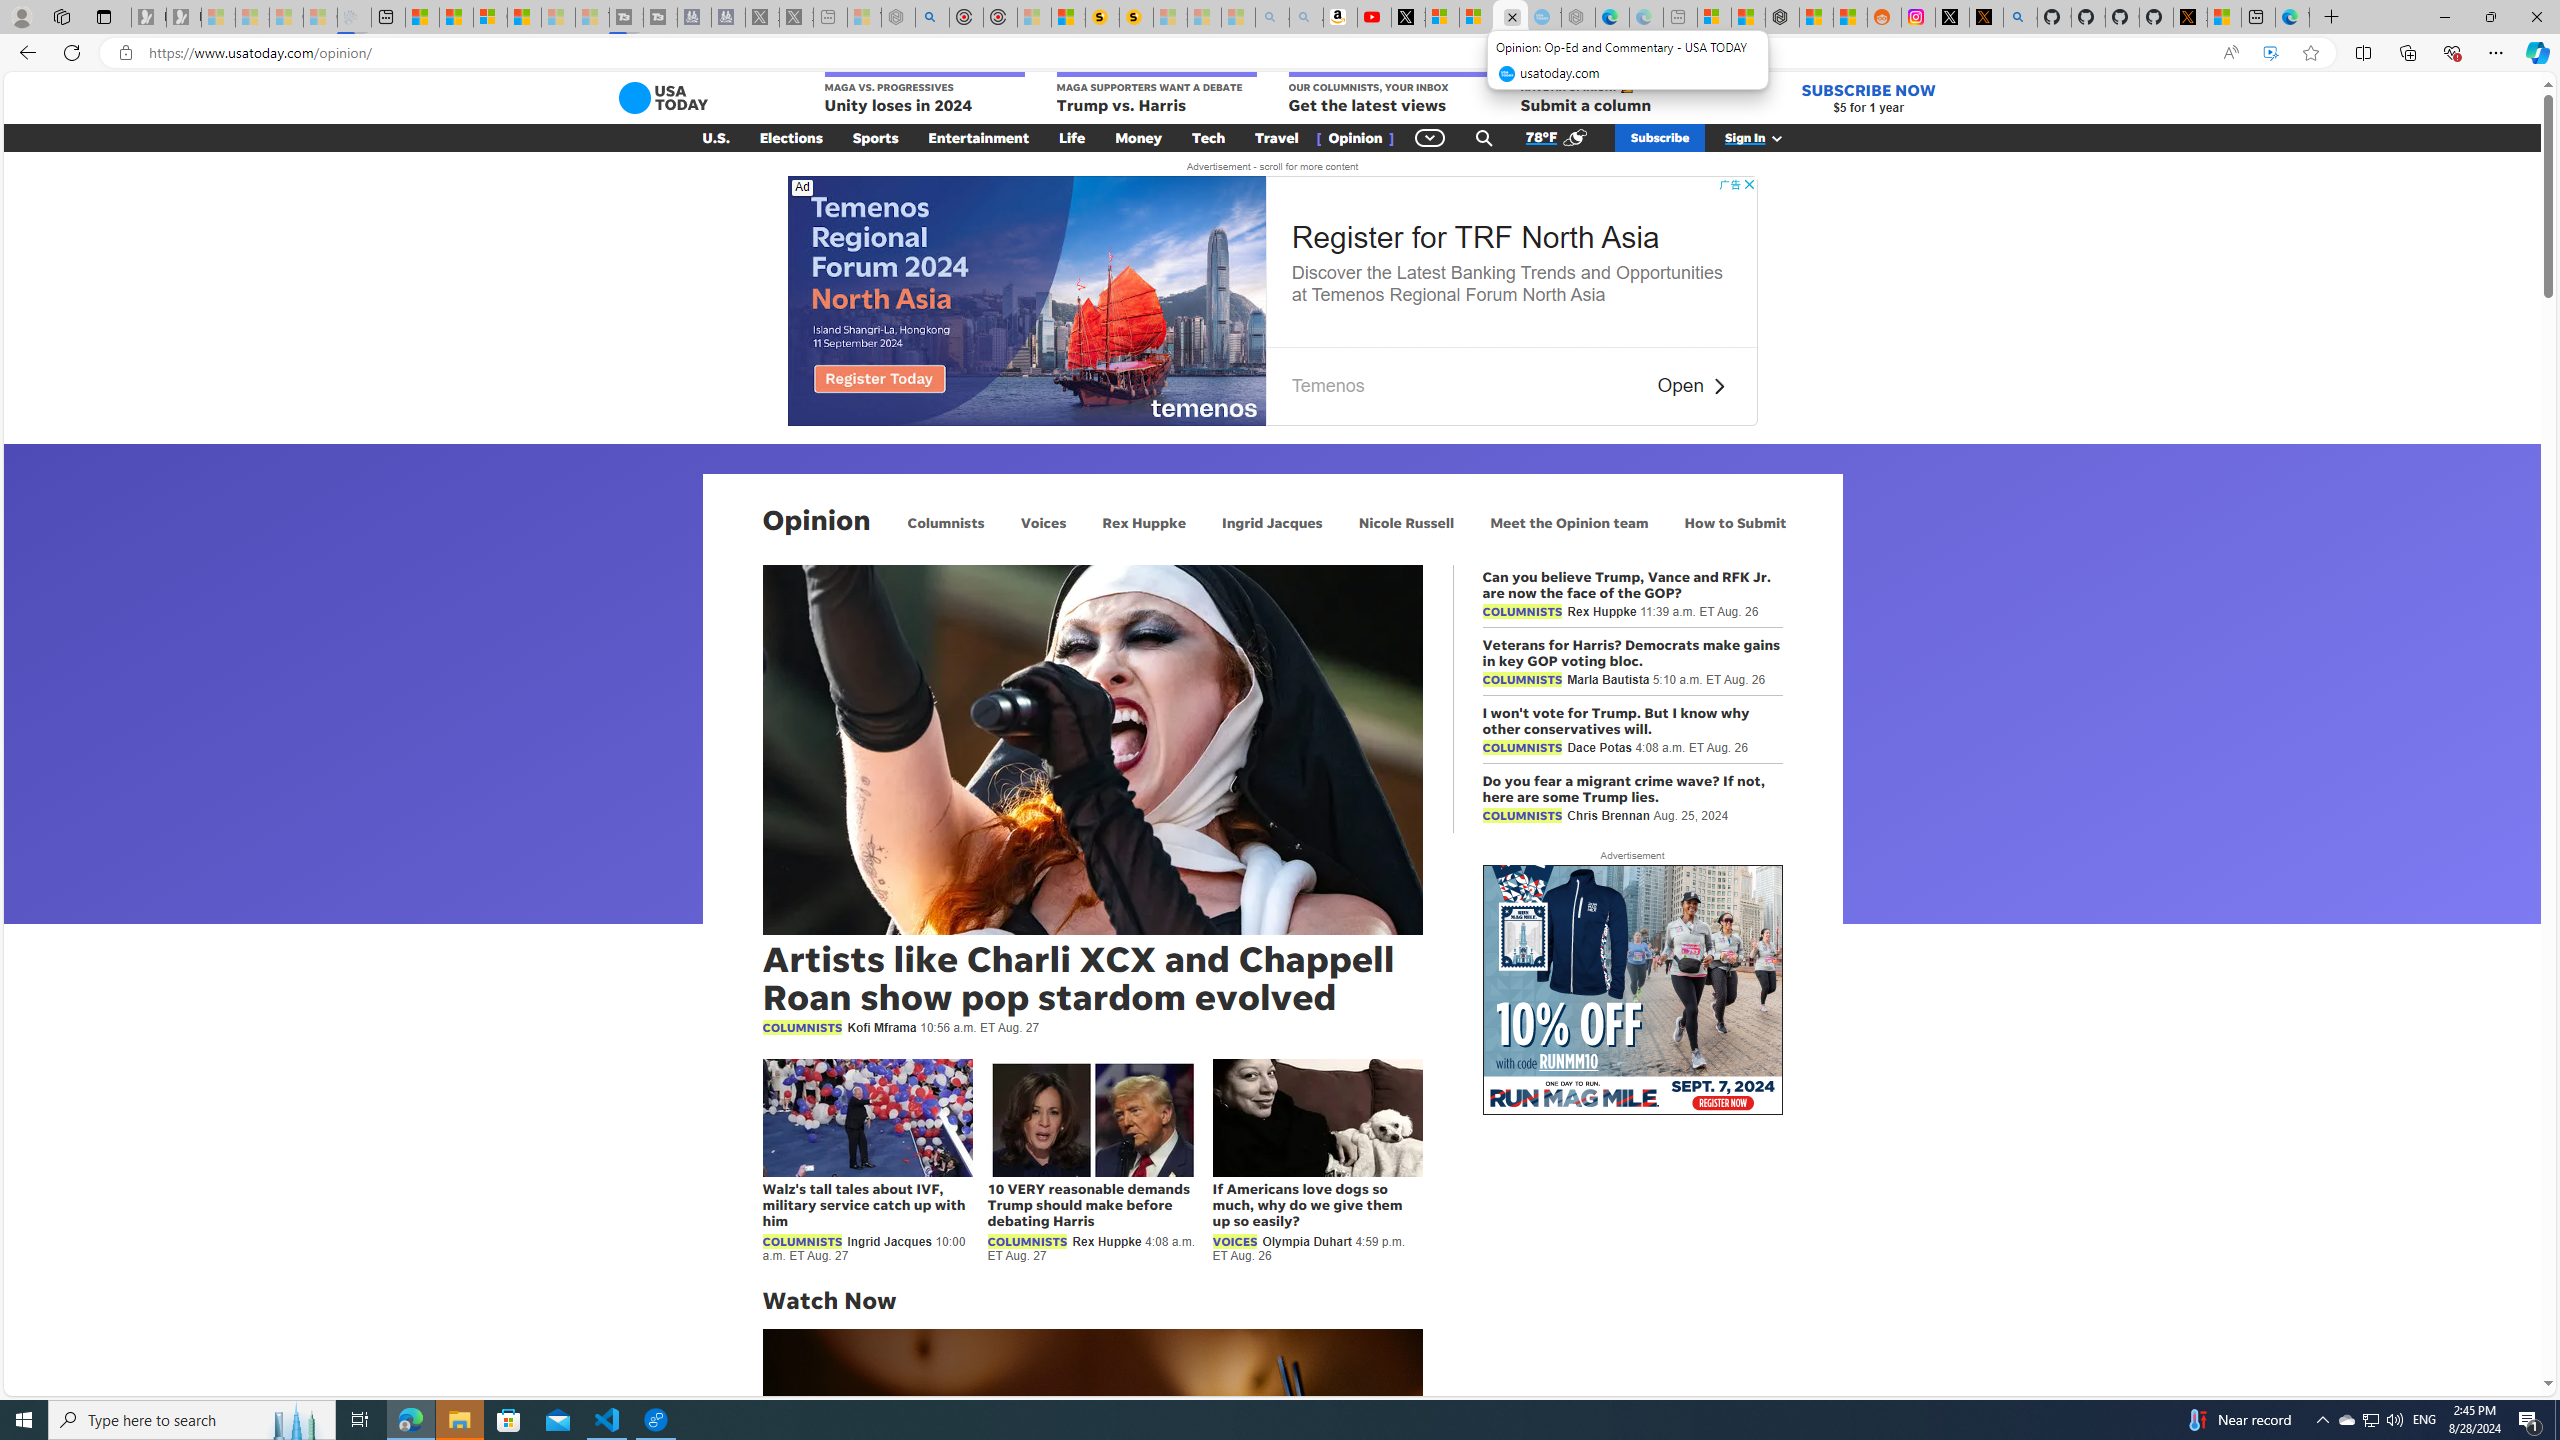  Describe the element at coordinates (1867, 96) in the screenshot. I see `'SUBSCRIBE NOW $5 for 1 year'` at that location.